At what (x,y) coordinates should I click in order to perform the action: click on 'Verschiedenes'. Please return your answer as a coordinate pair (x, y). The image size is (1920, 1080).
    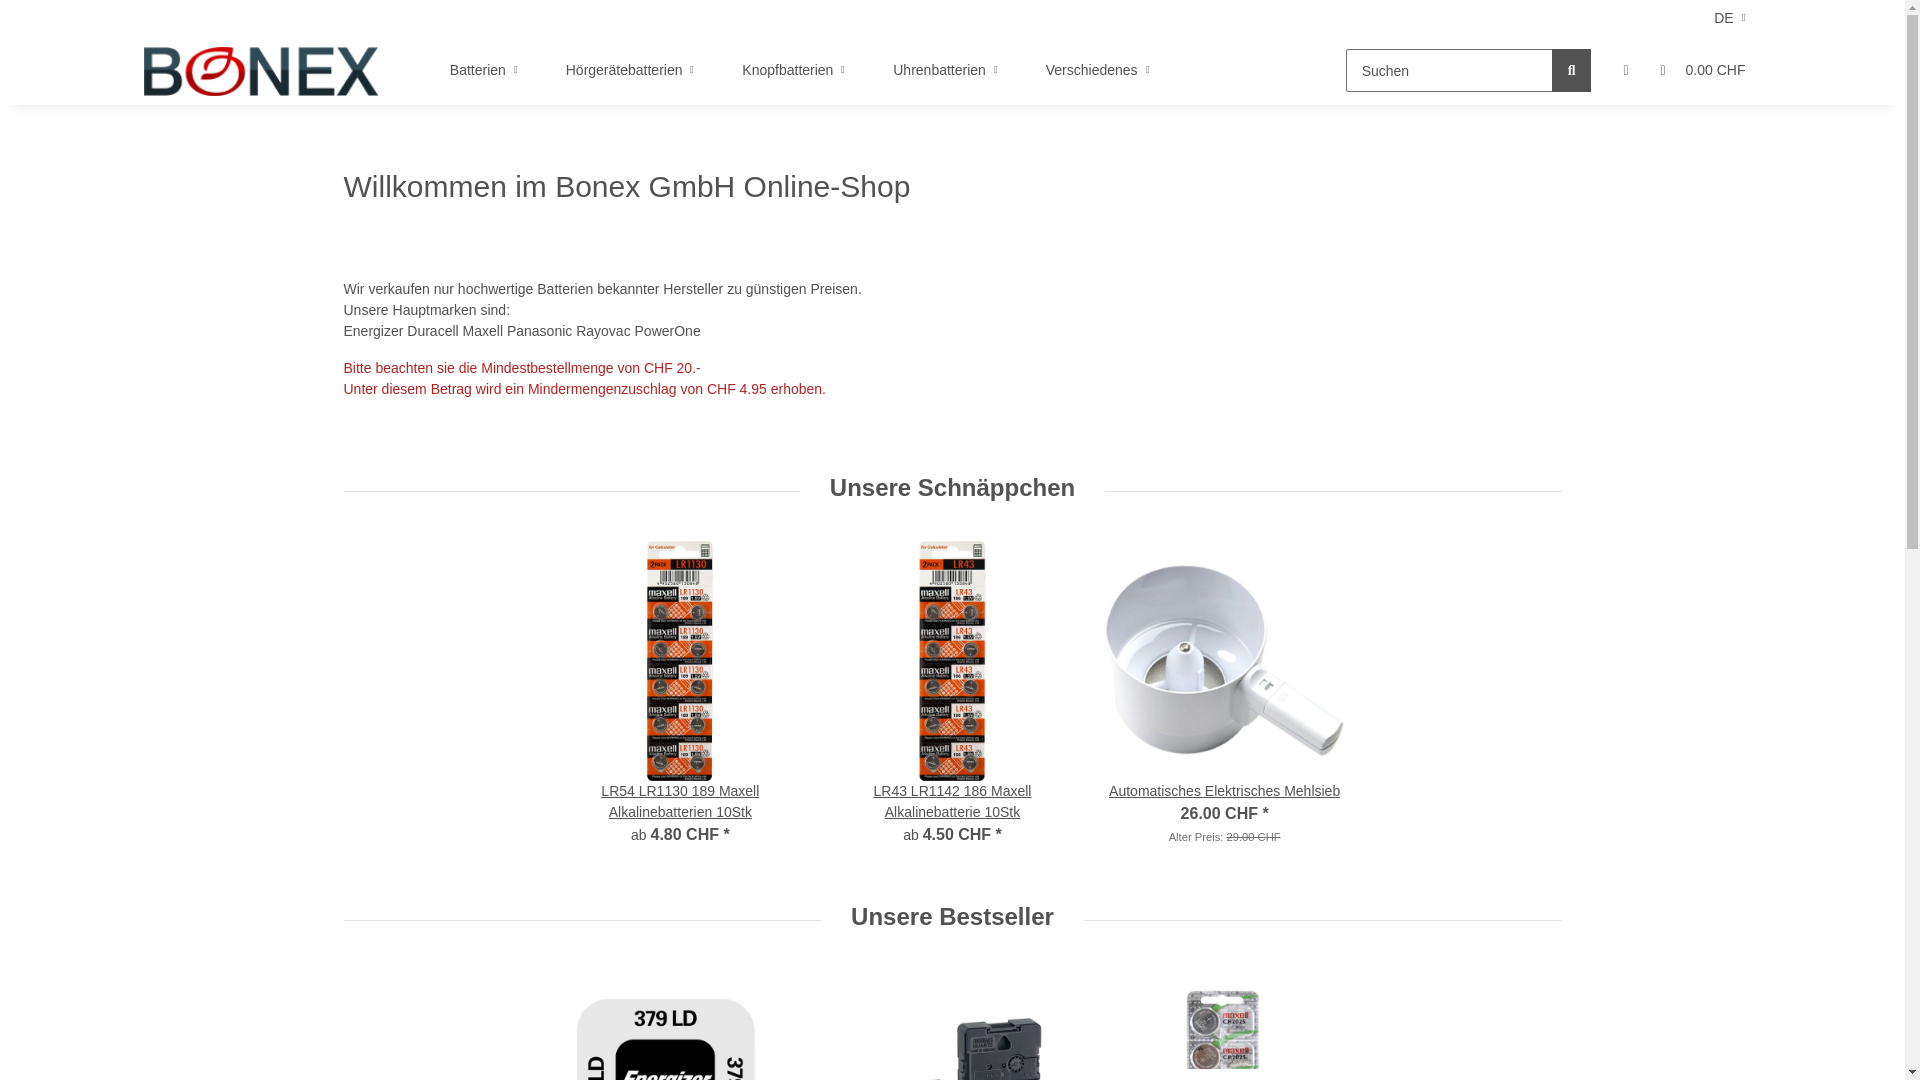
    Looking at the image, I should click on (1097, 69).